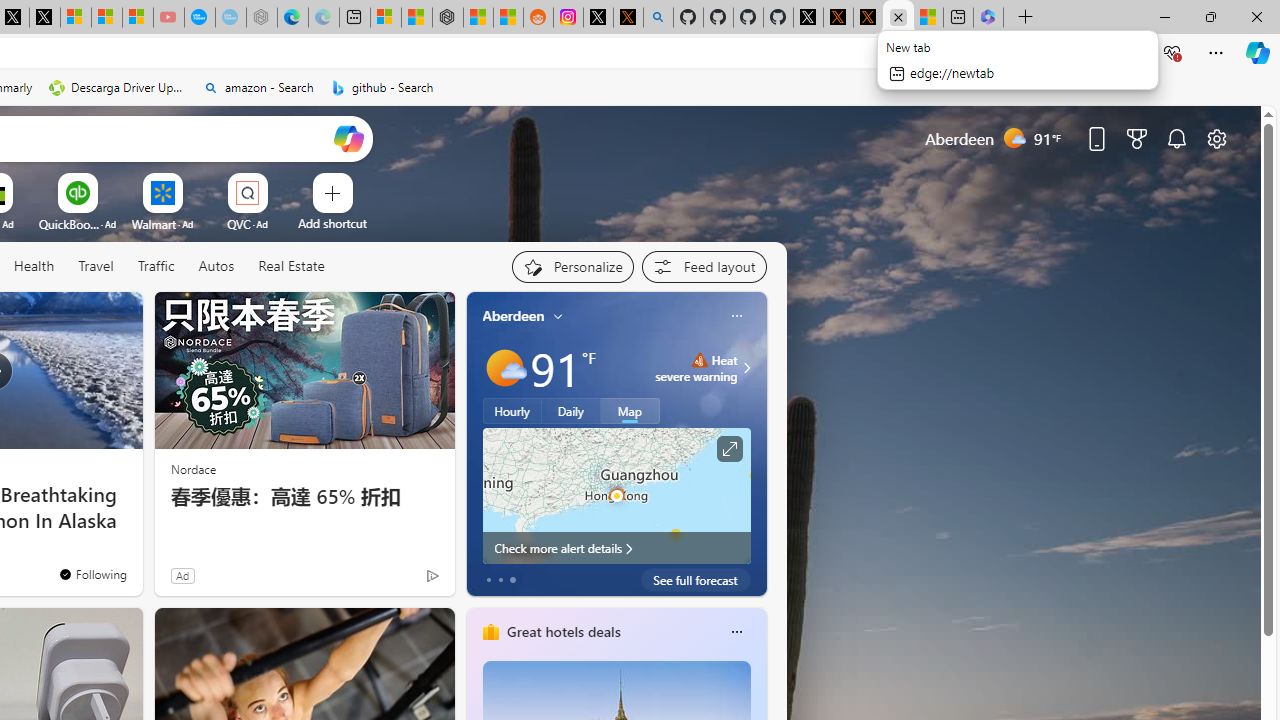 This screenshot has height=720, width=1280. I want to click on 'amazon - Search', so click(257, 87).